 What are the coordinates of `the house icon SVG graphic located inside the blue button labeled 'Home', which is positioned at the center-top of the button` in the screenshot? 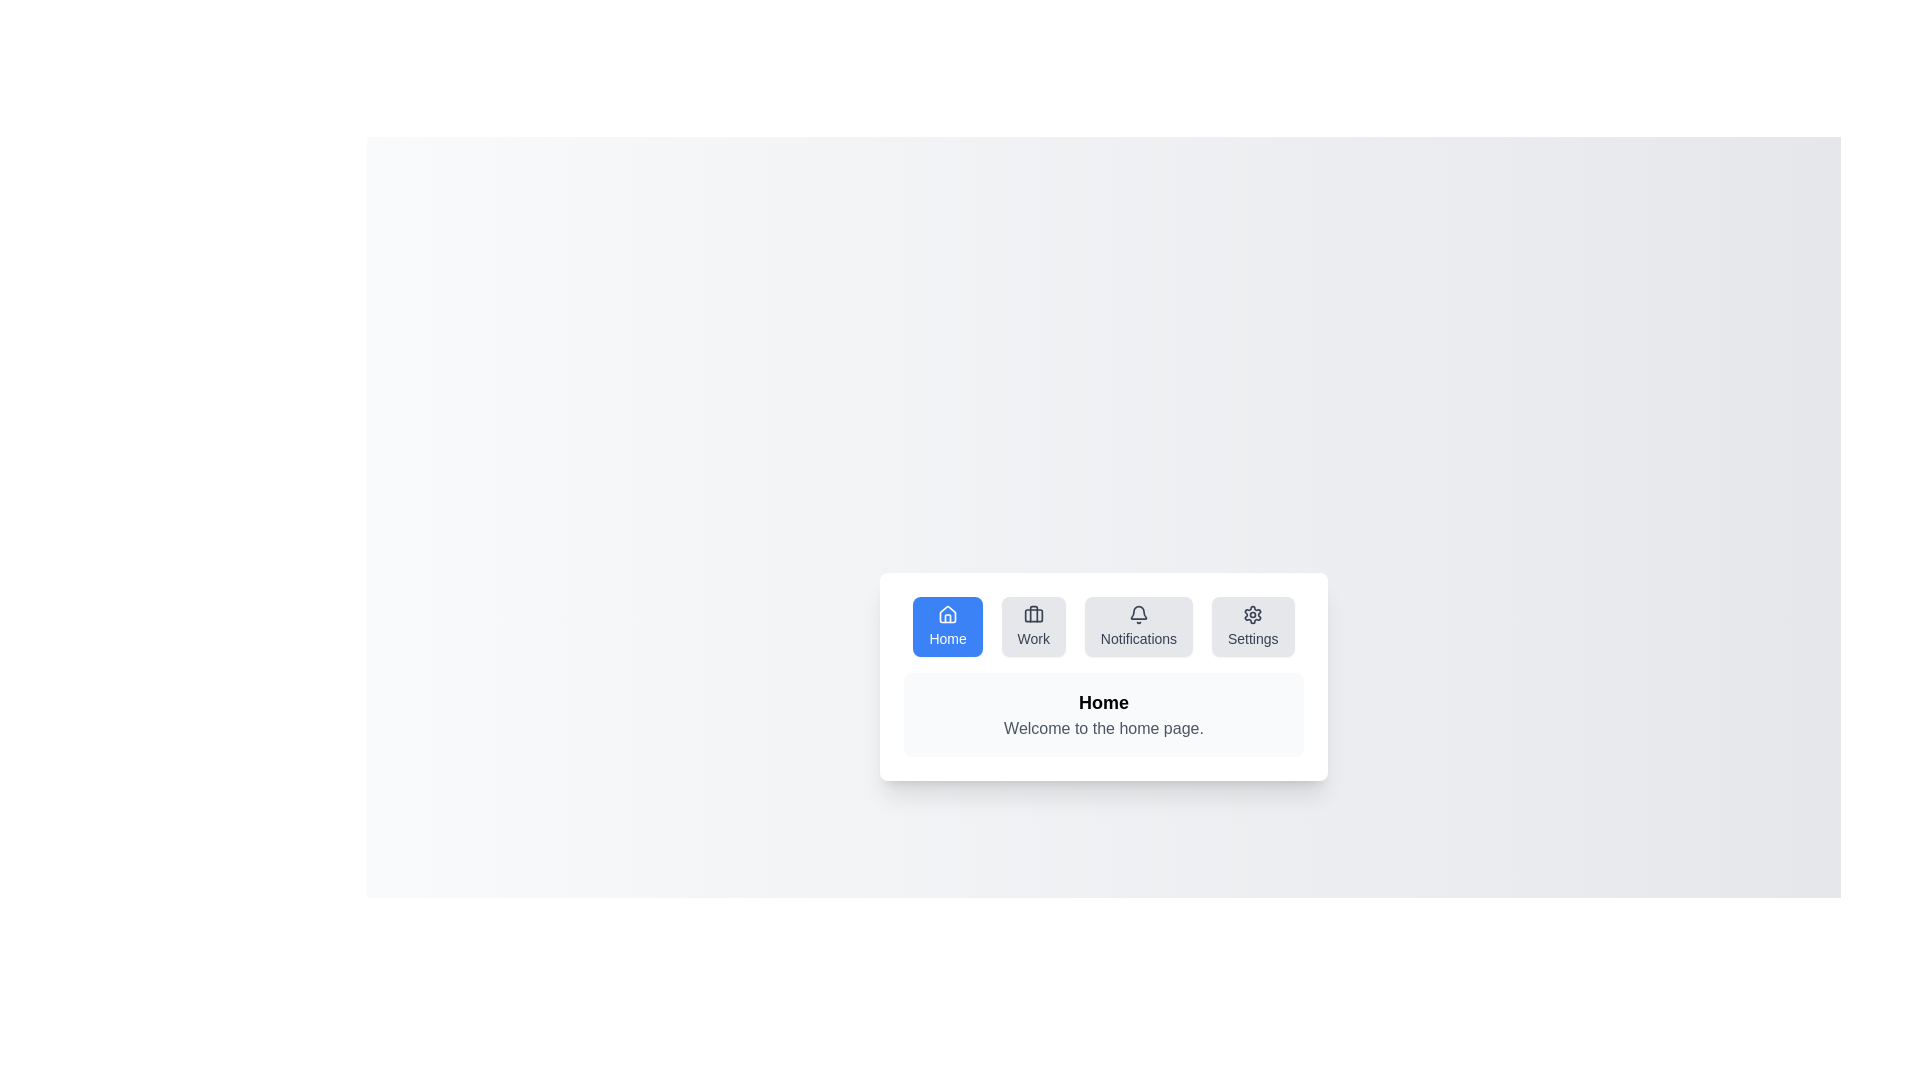 It's located at (947, 613).